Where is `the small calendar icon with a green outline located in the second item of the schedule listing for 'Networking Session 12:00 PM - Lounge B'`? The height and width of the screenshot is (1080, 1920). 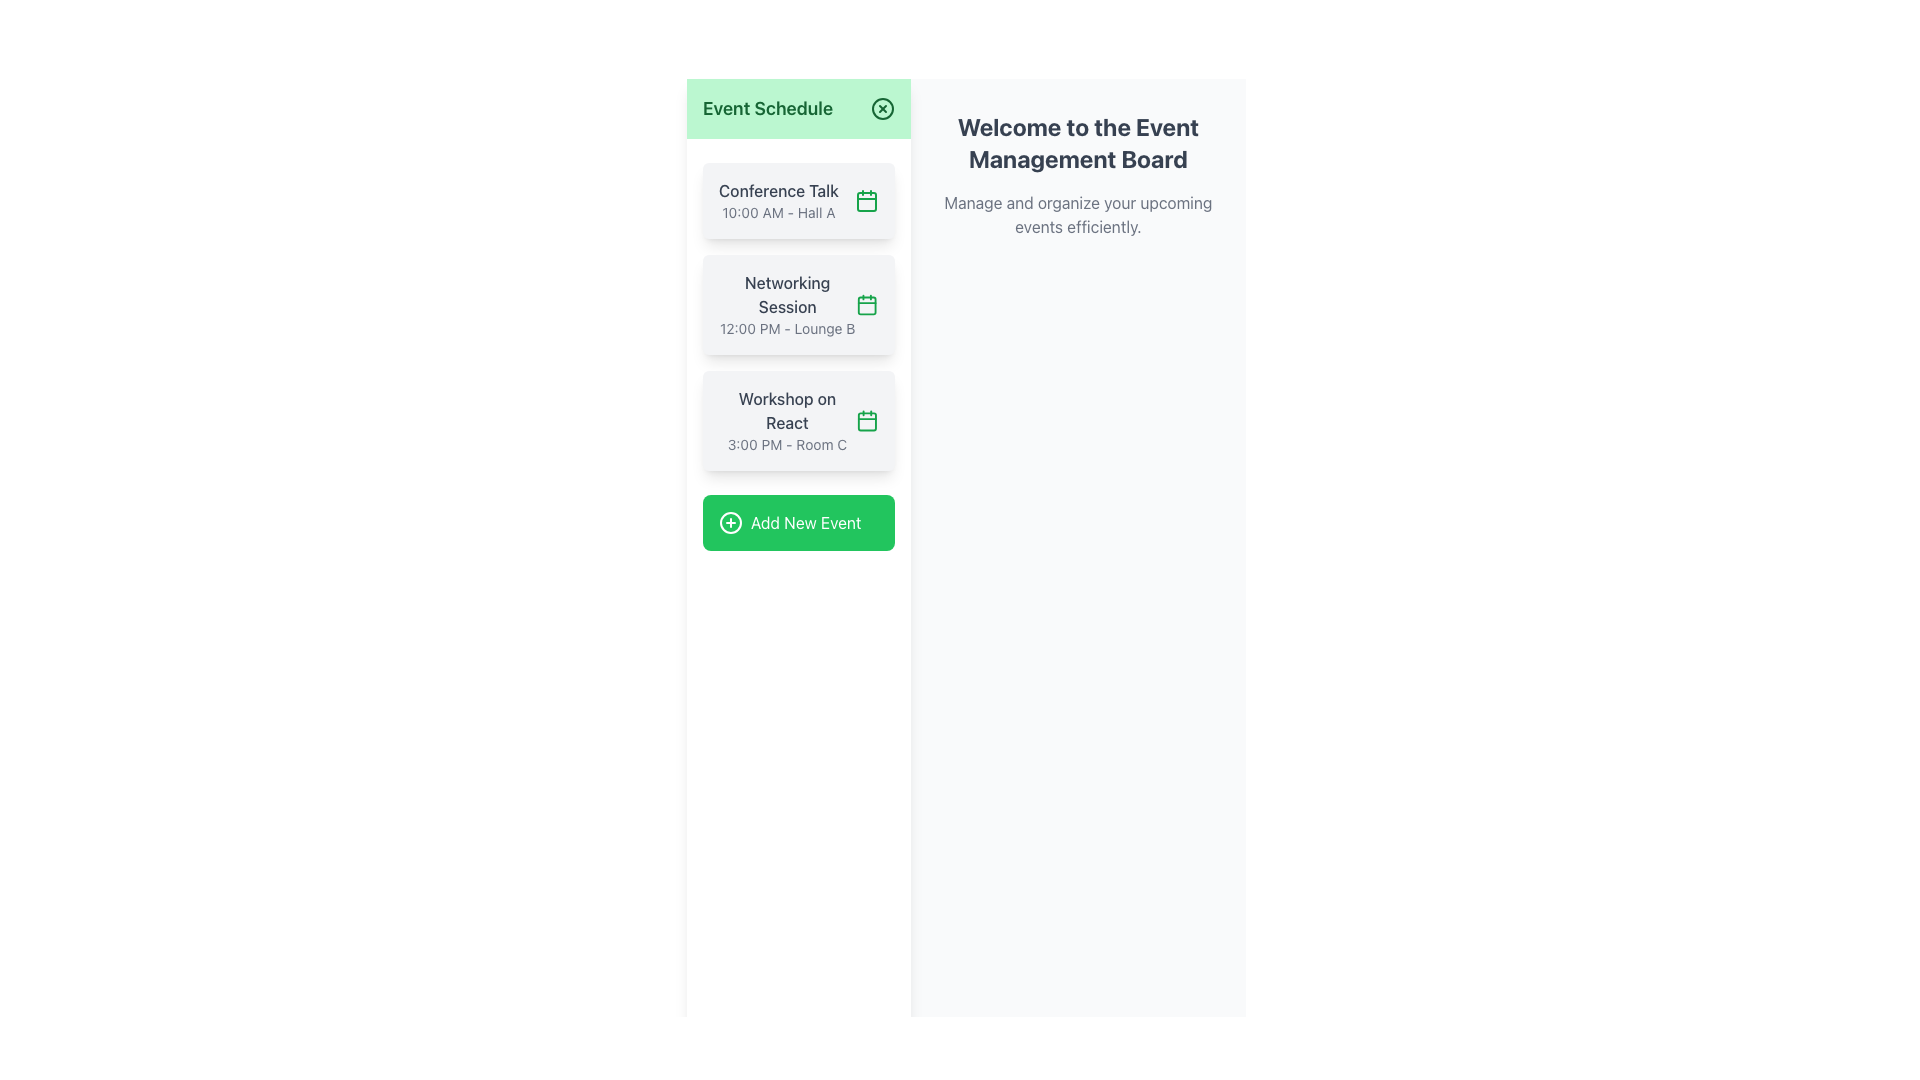
the small calendar icon with a green outline located in the second item of the schedule listing for 'Networking Session 12:00 PM - Lounge B' is located at coordinates (867, 304).